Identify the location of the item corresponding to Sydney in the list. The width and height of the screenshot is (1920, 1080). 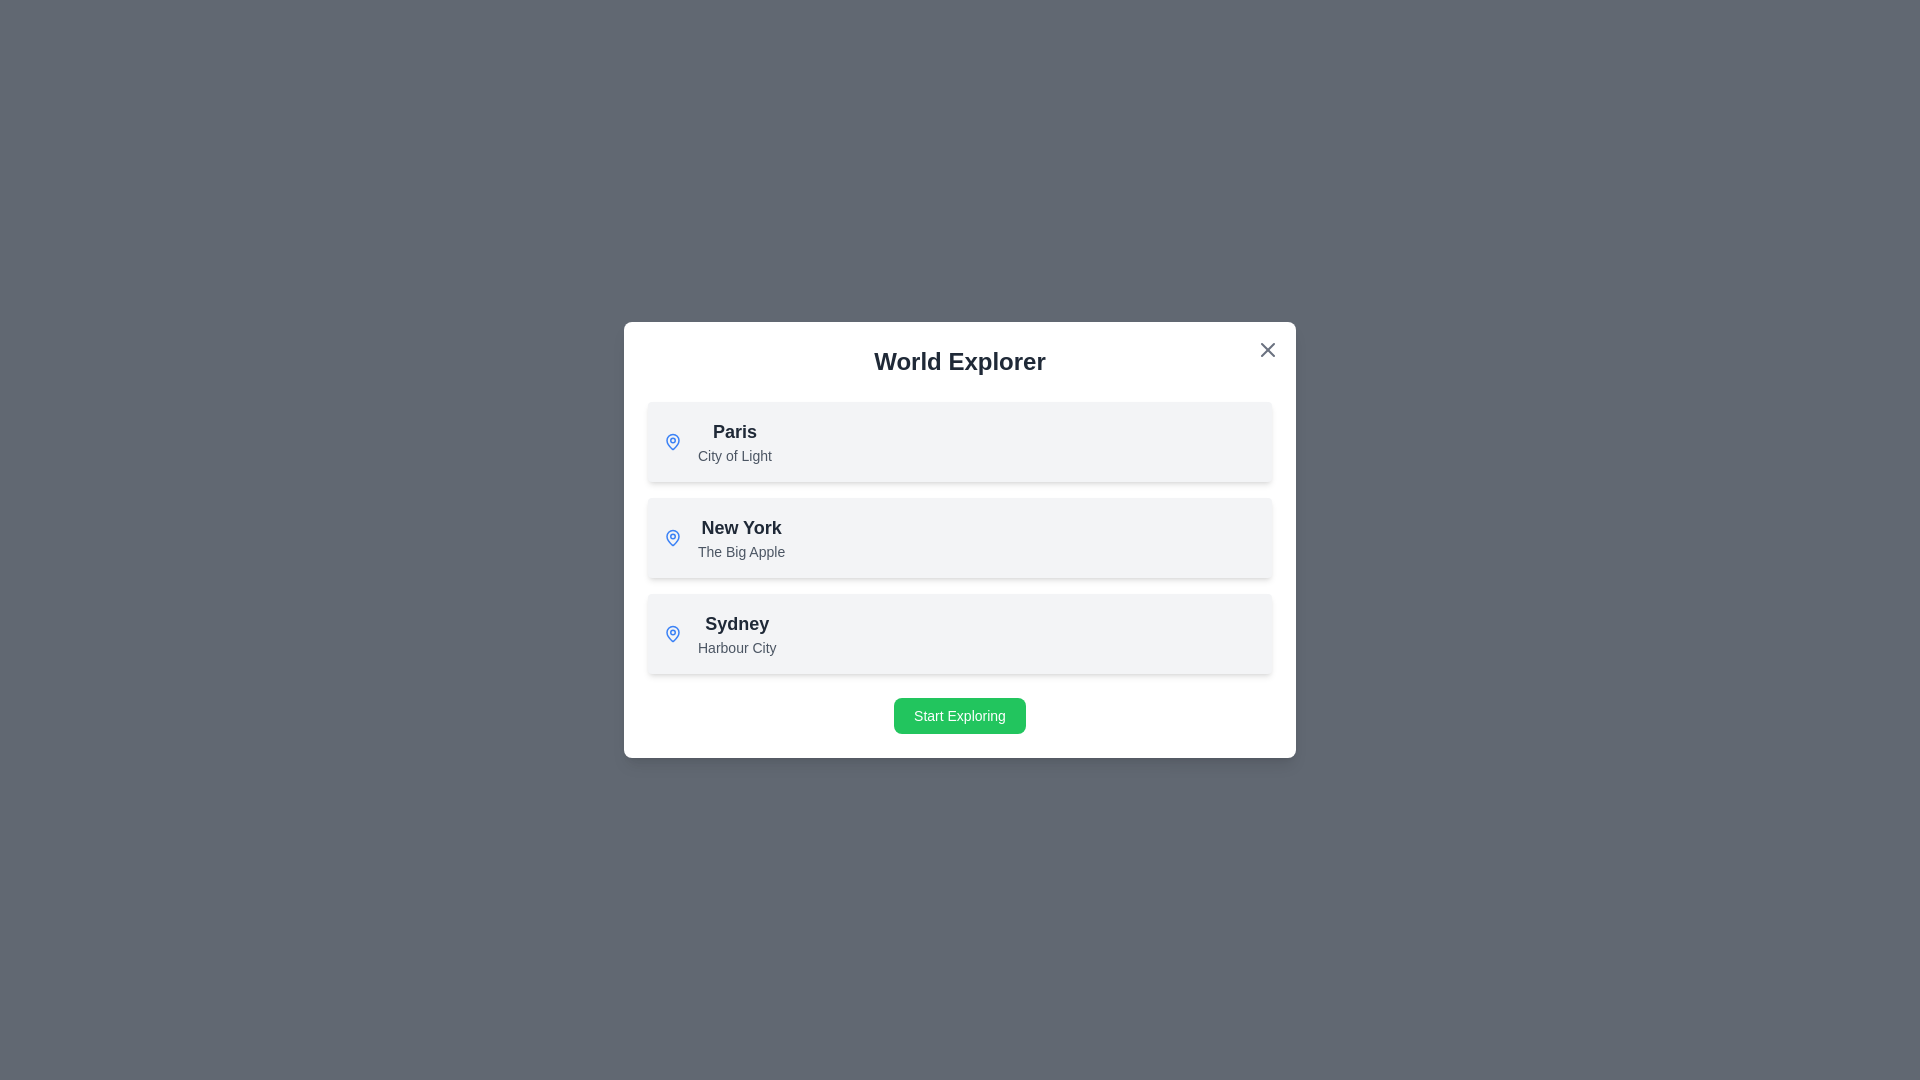
(960, 633).